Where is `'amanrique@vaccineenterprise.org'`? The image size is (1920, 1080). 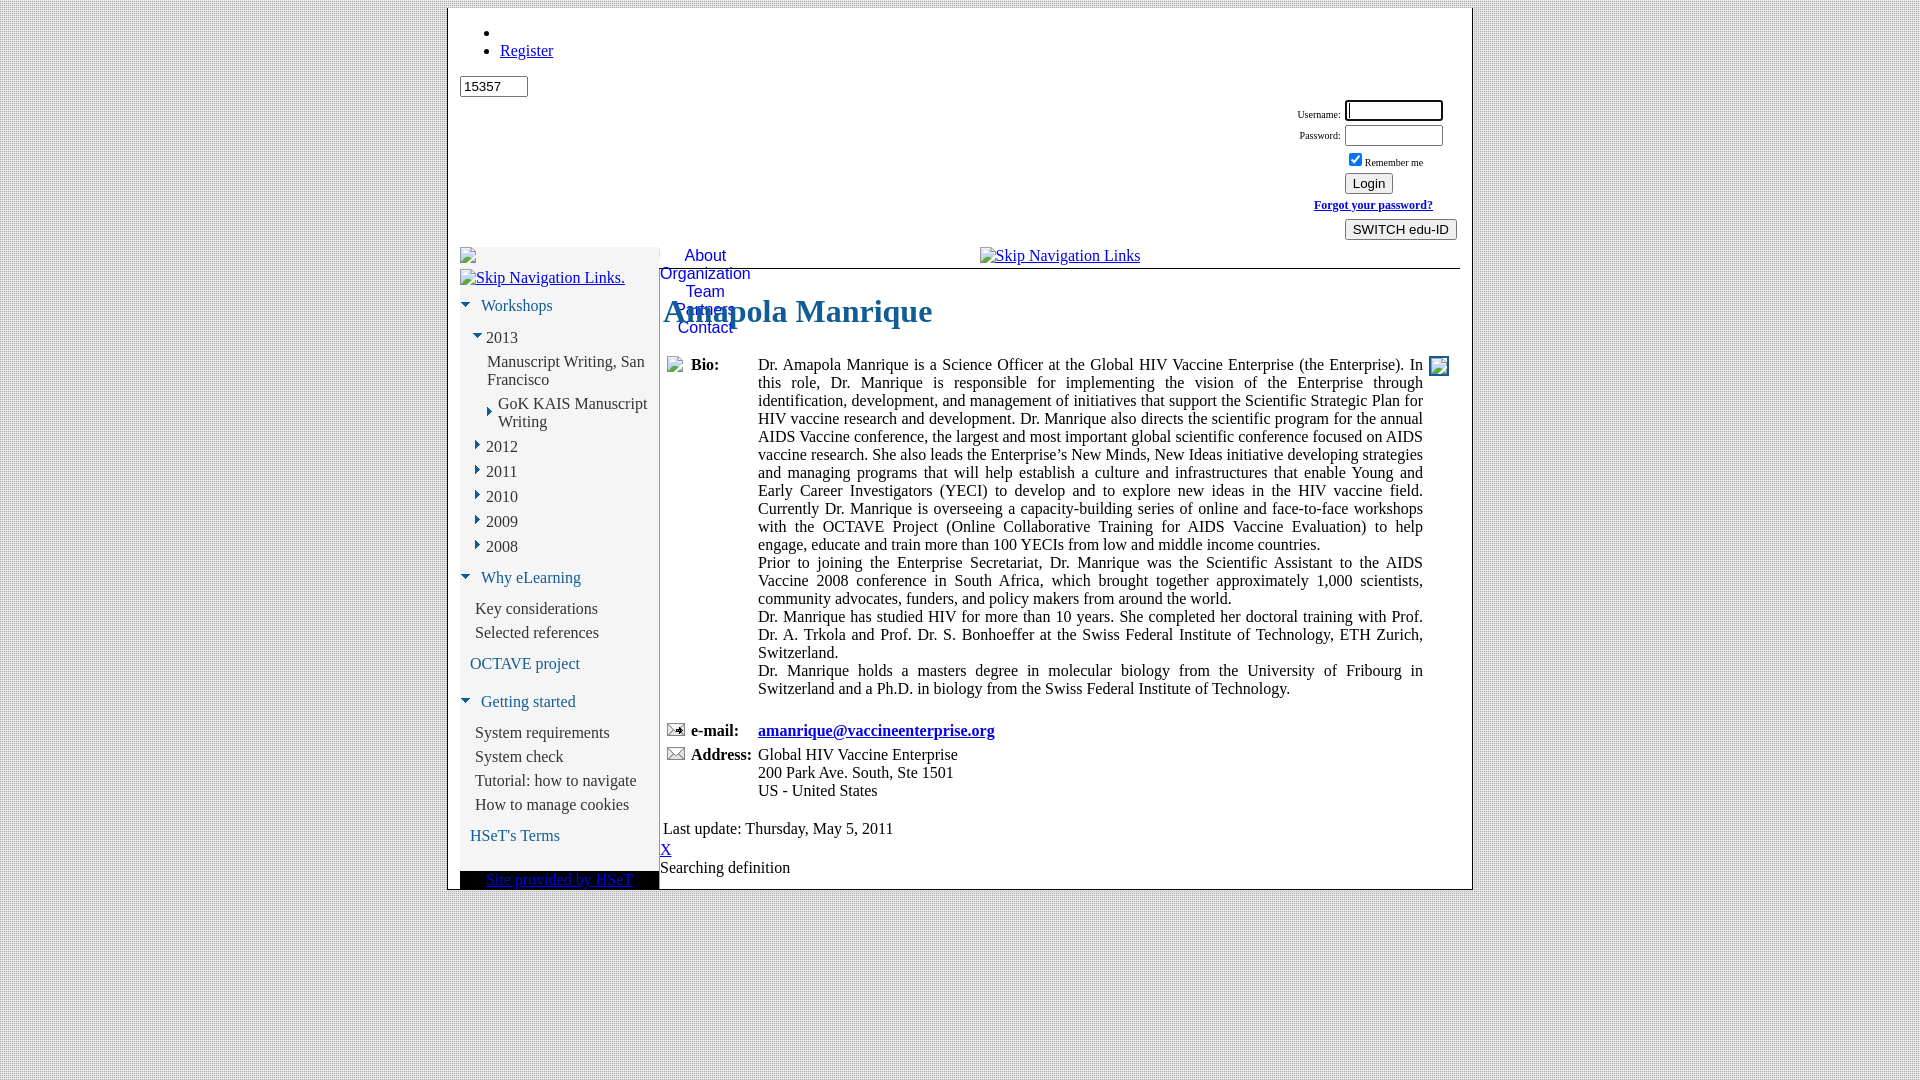 'amanrique@vaccineenterprise.org' is located at coordinates (876, 730).